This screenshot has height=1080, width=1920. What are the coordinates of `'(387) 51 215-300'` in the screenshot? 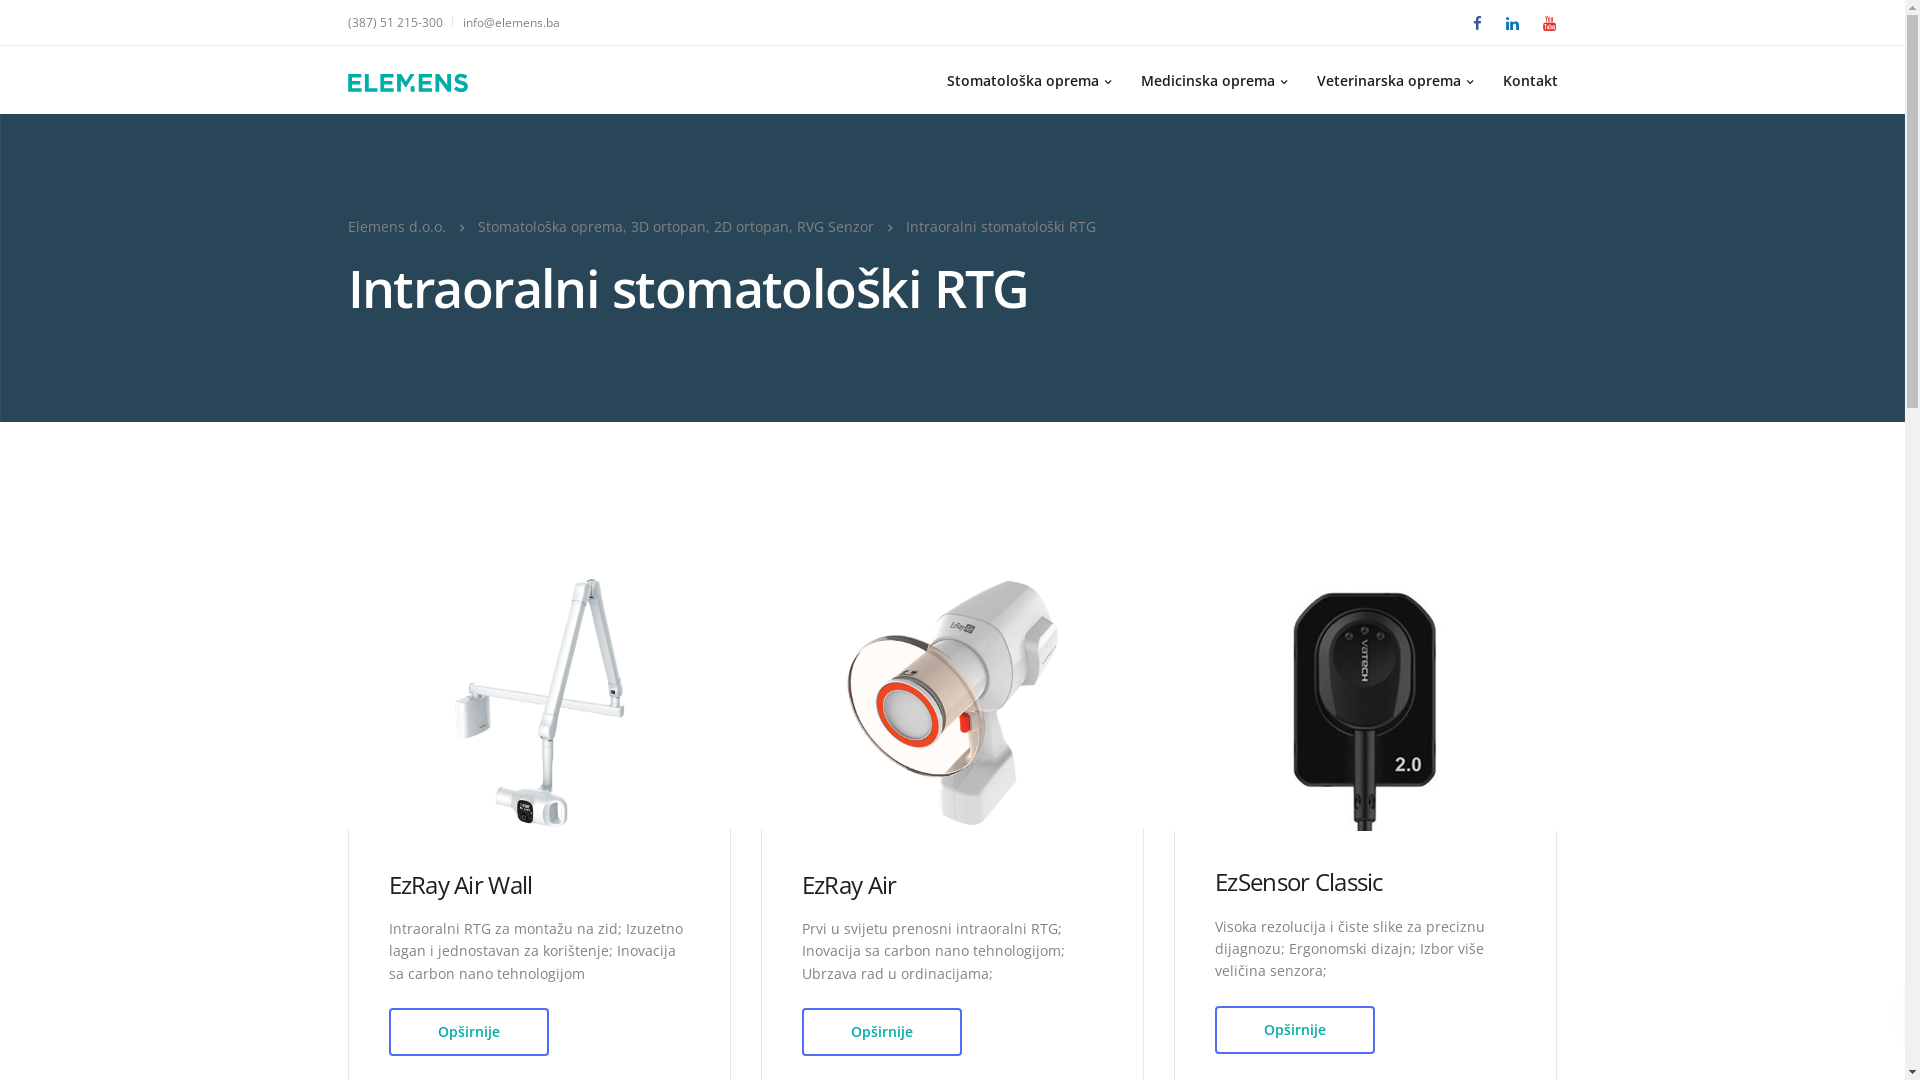 It's located at (400, 22).